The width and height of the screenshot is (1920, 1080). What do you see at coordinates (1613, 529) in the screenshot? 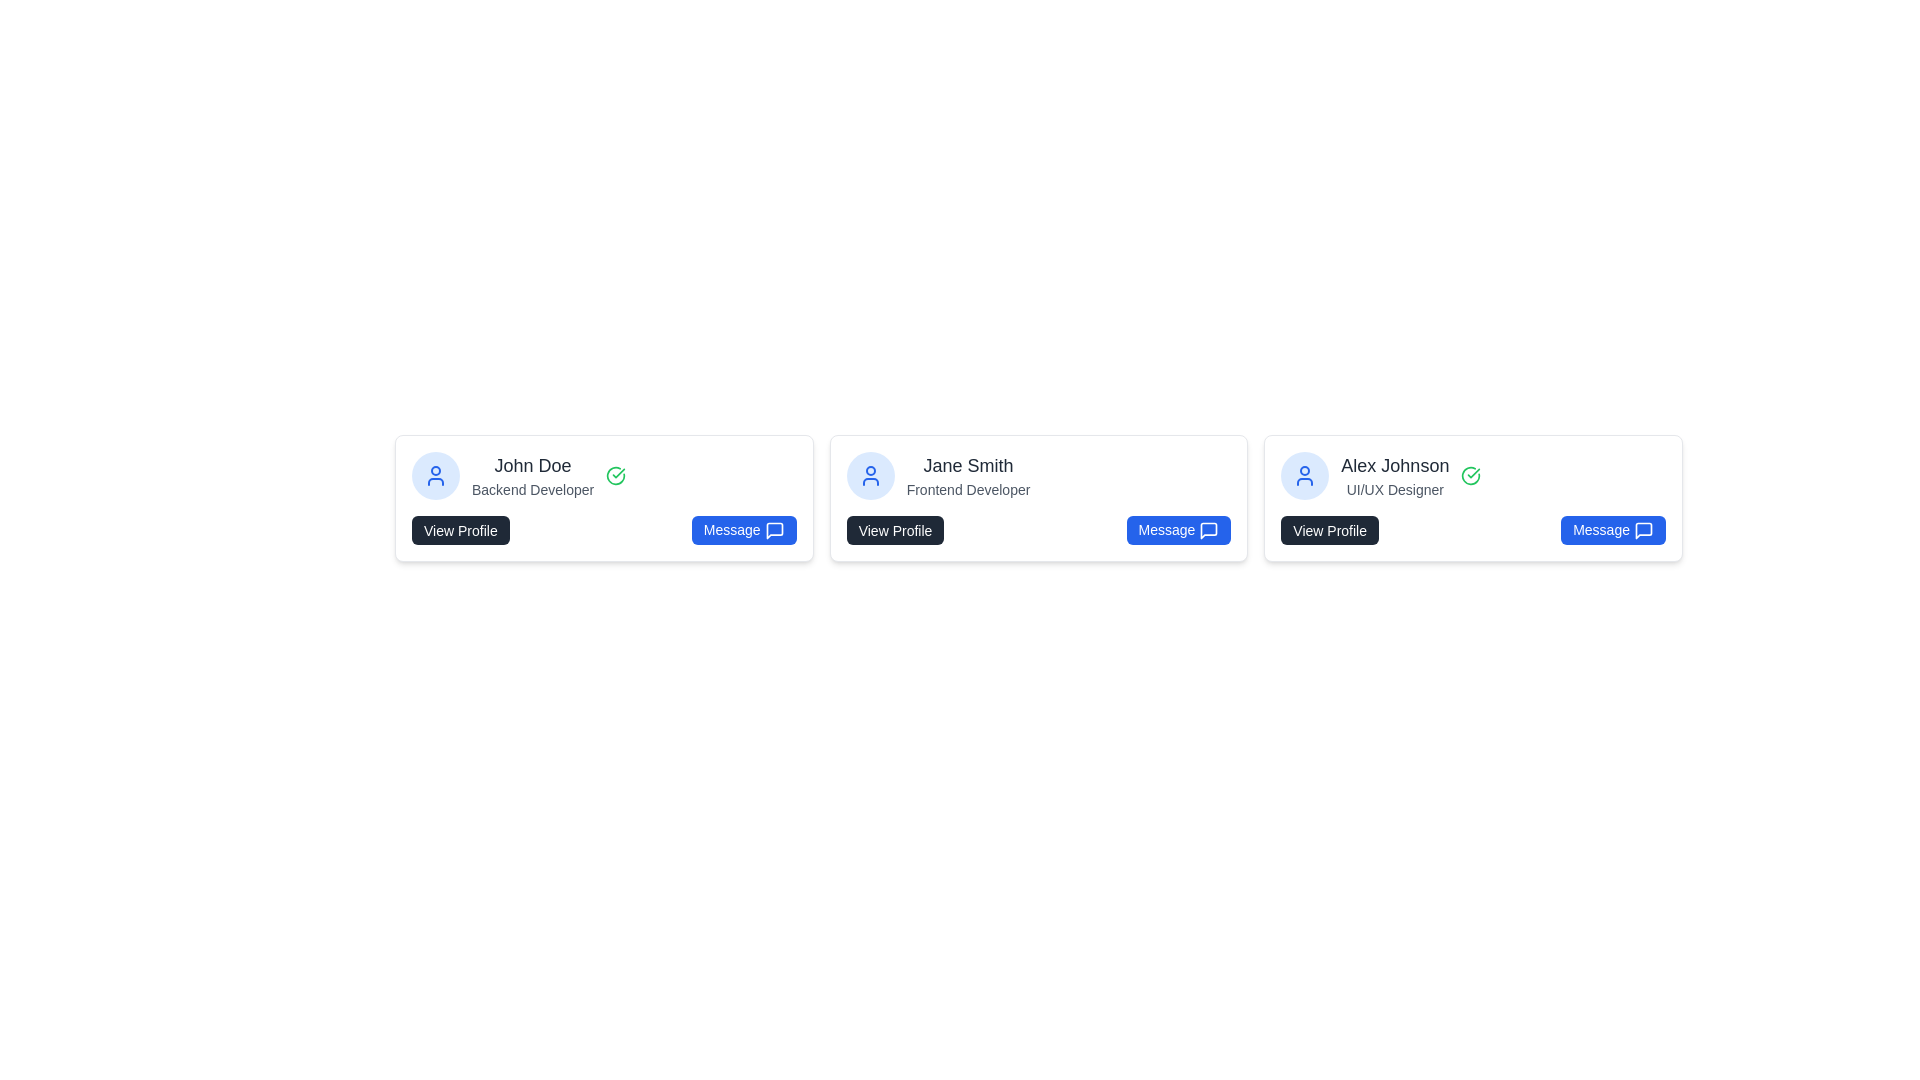
I see `the 'Message' button, which is a blue button with white text and a speech bubble icon, located at the bottom-right corner of Alex Johnson's card` at bounding box center [1613, 529].